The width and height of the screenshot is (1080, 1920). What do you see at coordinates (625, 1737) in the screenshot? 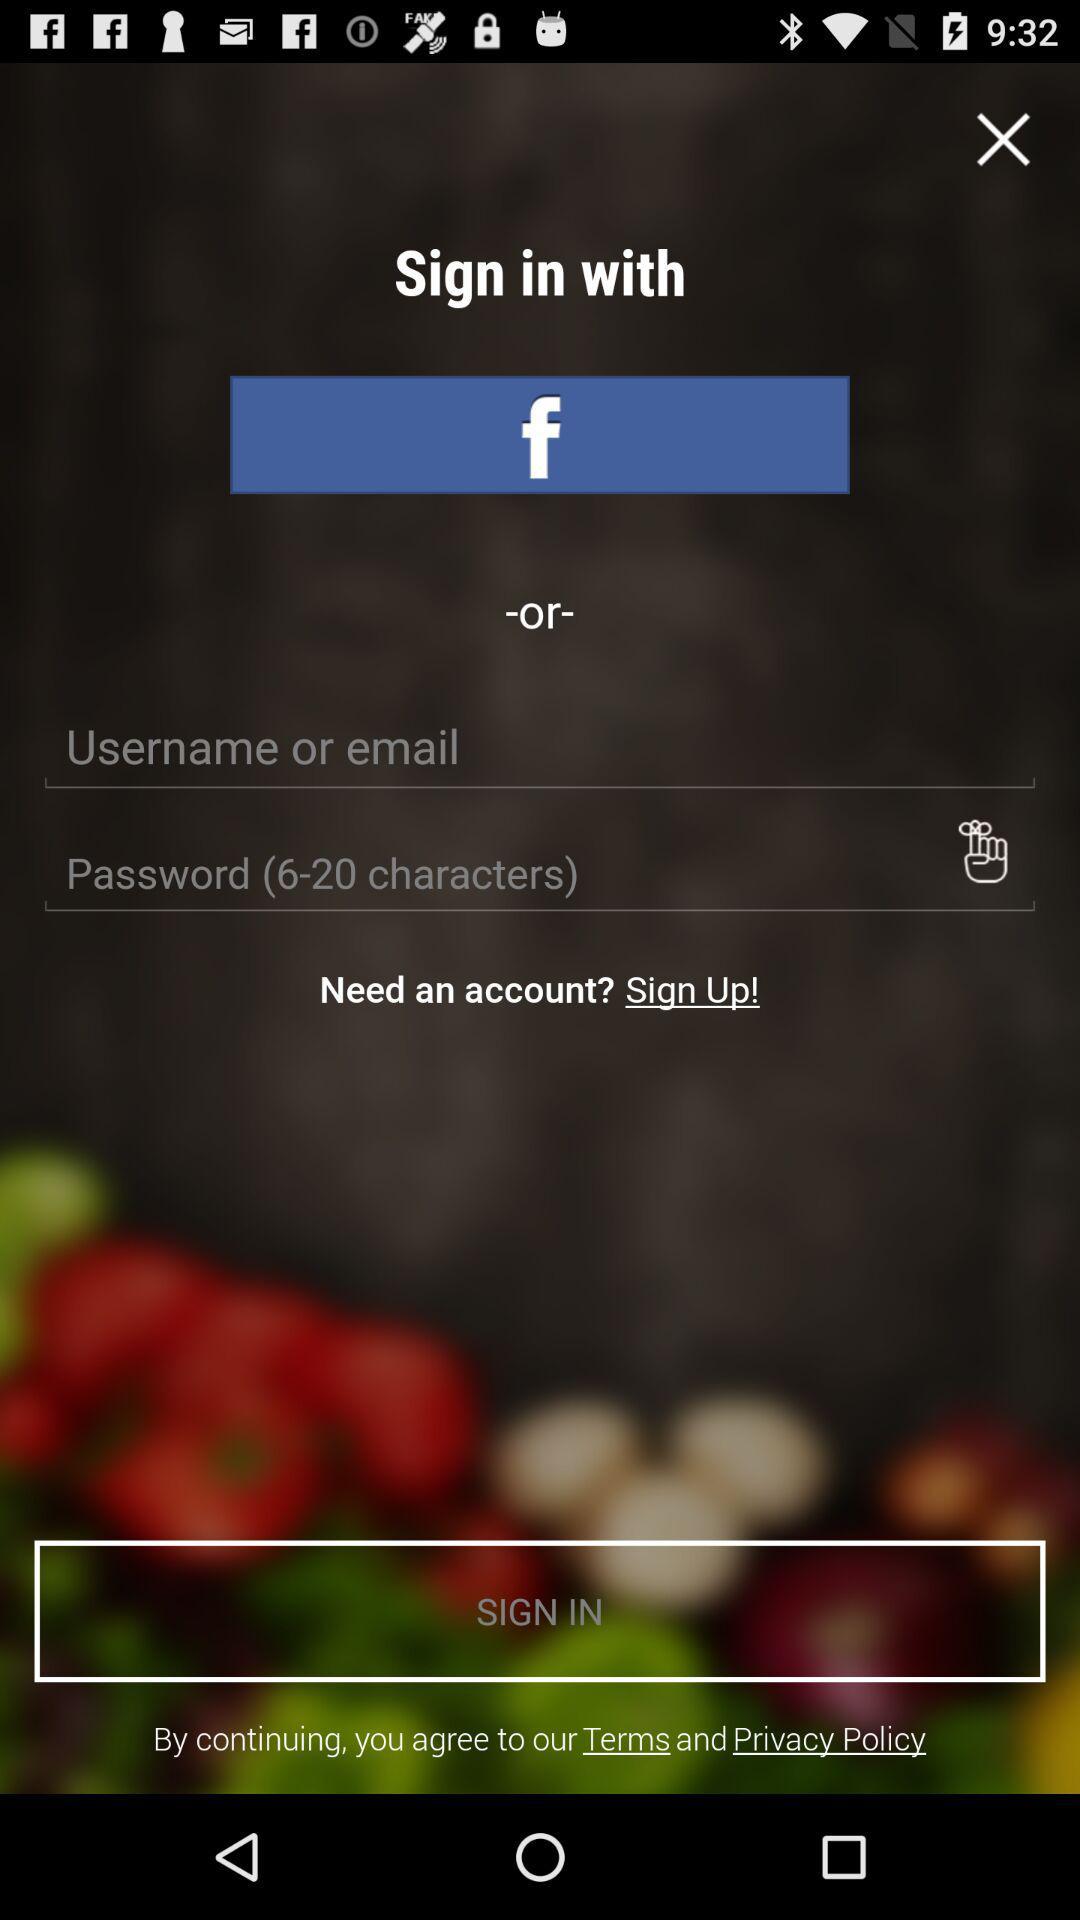
I see `the item next to and item` at bounding box center [625, 1737].